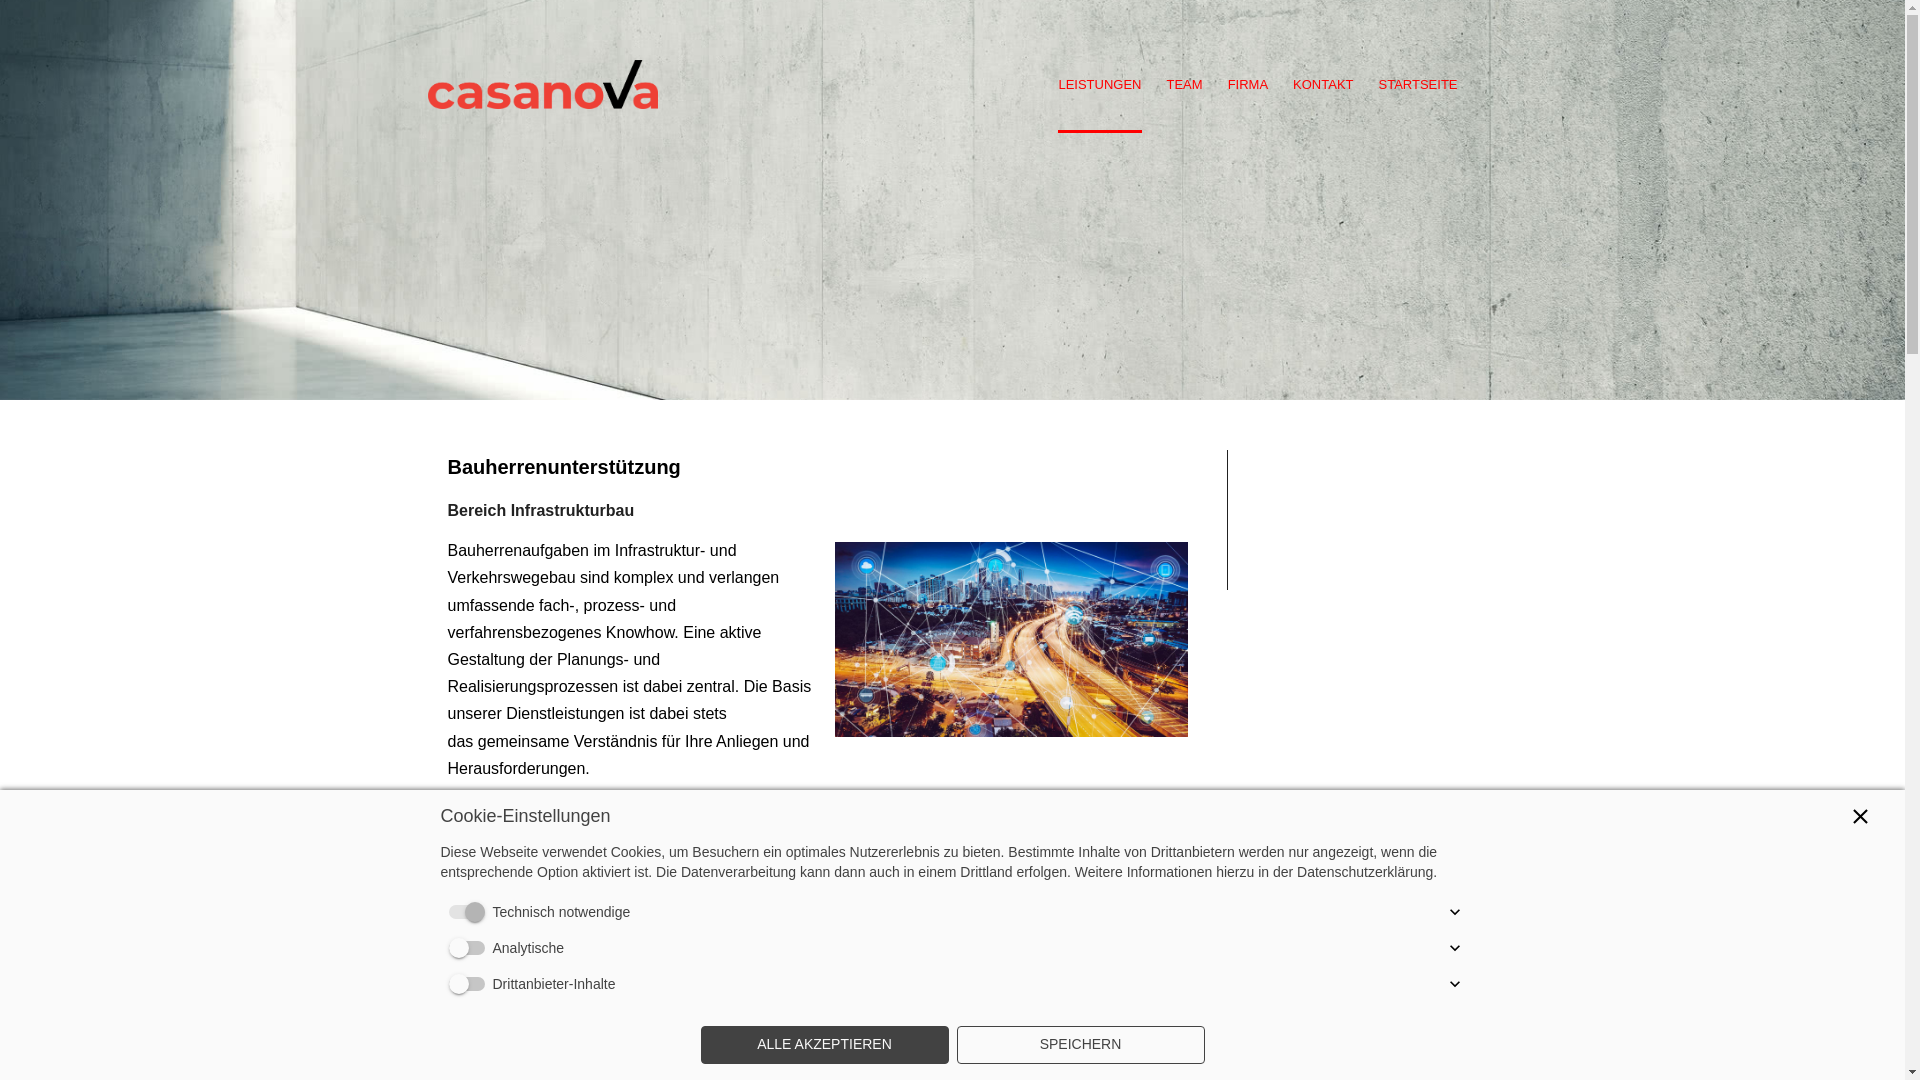 This screenshot has width=1920, height=1080. I want to click on 'LEISTUNGEN', so click(1098, 85).